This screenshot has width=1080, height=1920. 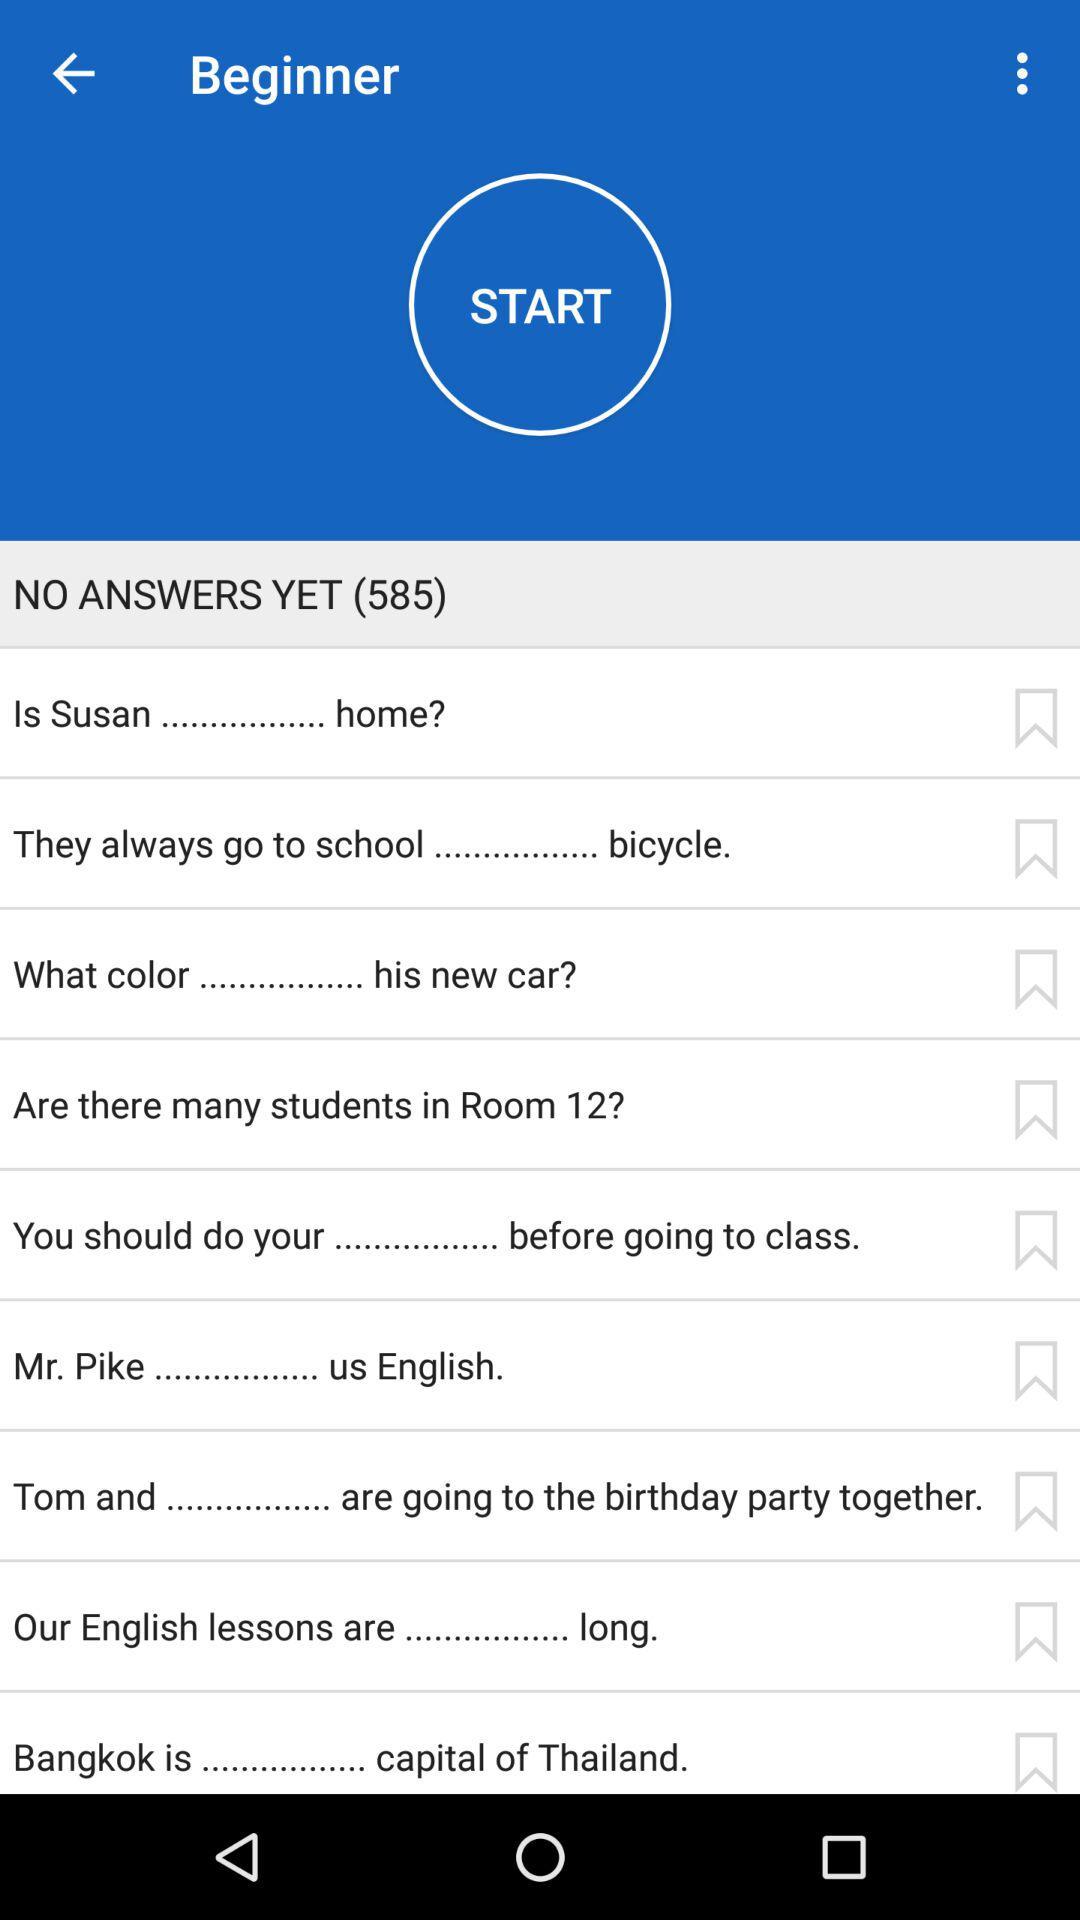 What do you see at coordinates (1027, 73) in the screenshot?
I see `the item at the top right corner` at bounding box center [1027, 73].